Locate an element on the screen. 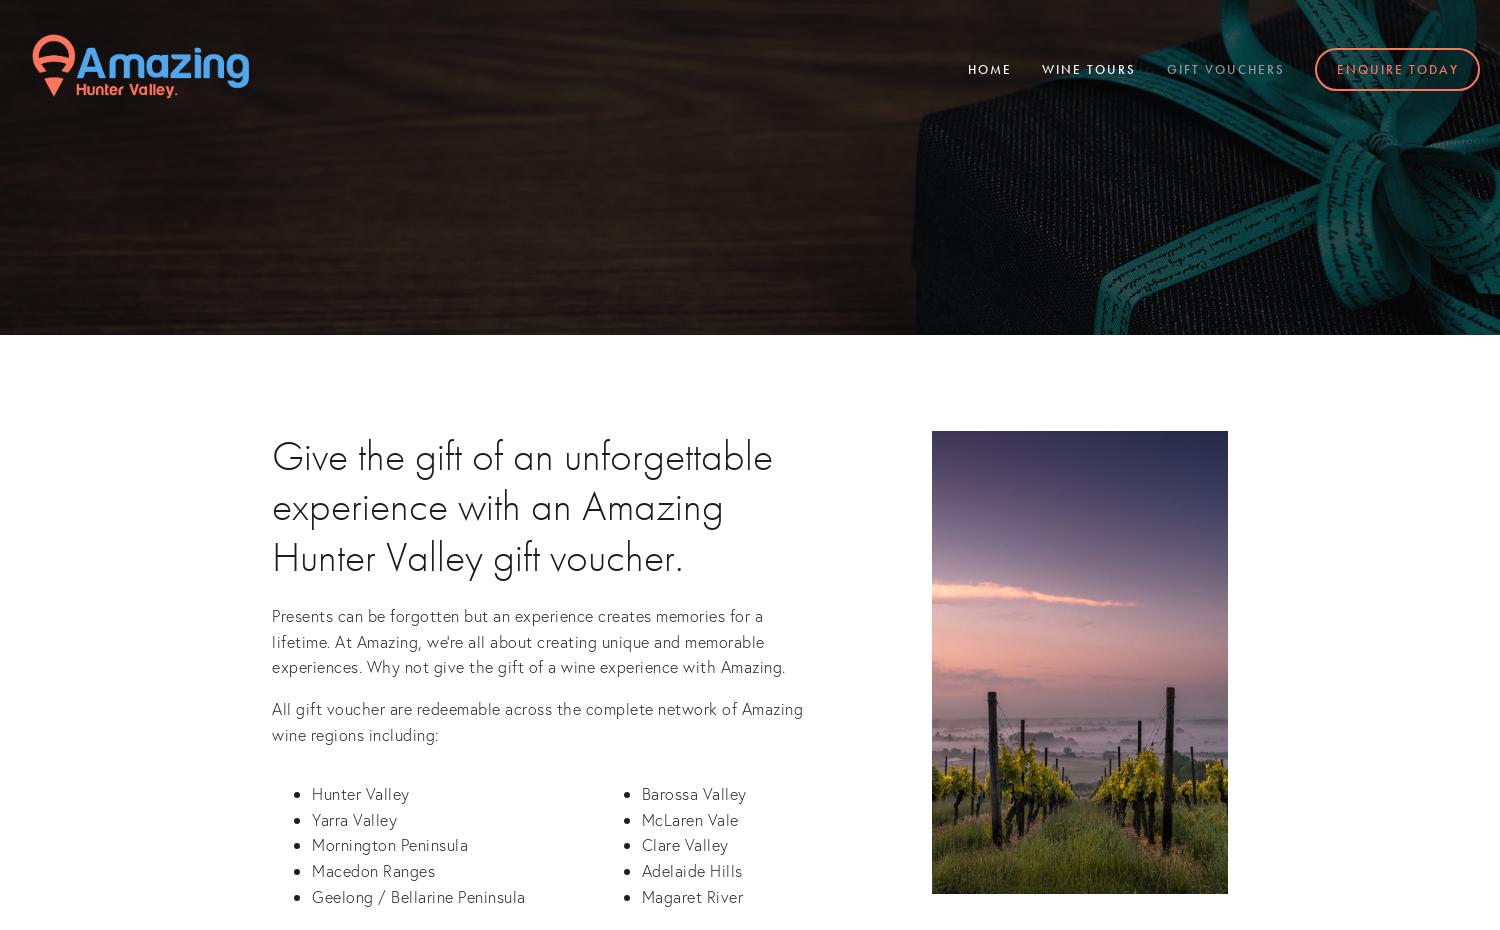 The image size is (1500, 930). 'Mornington Peninsula' is located at coordinates (390, 843).